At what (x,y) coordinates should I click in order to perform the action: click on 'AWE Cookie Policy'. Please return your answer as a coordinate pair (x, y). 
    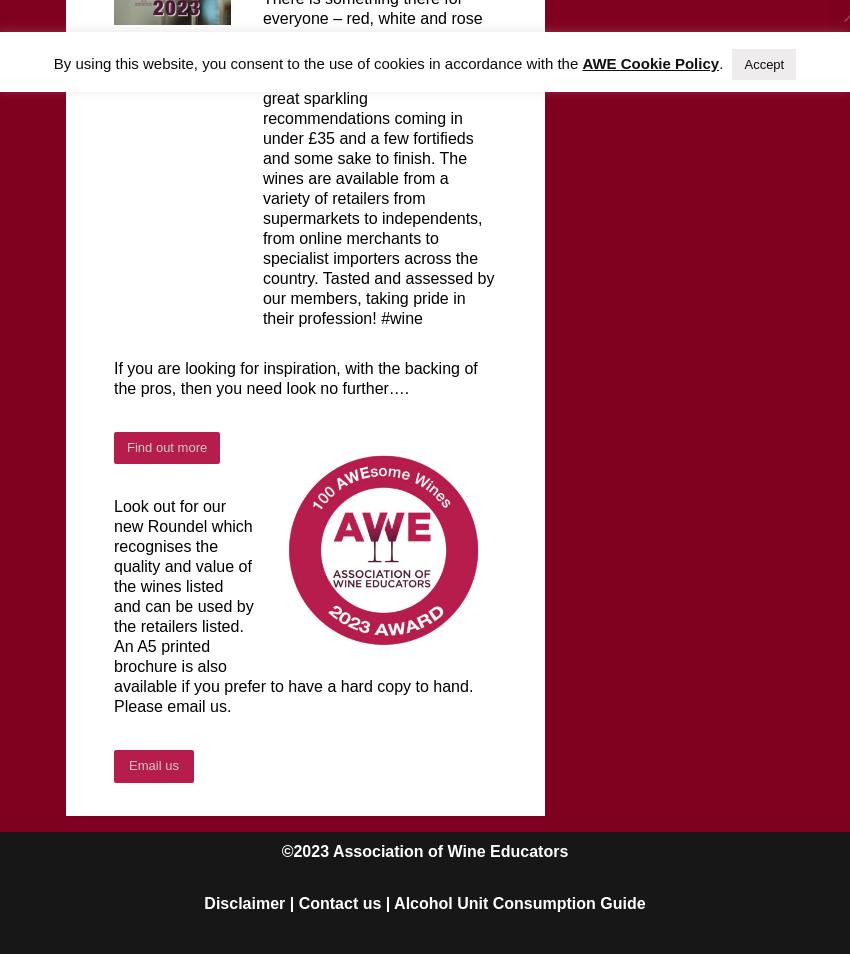
    Looking at the image, I should click on (650, 62).